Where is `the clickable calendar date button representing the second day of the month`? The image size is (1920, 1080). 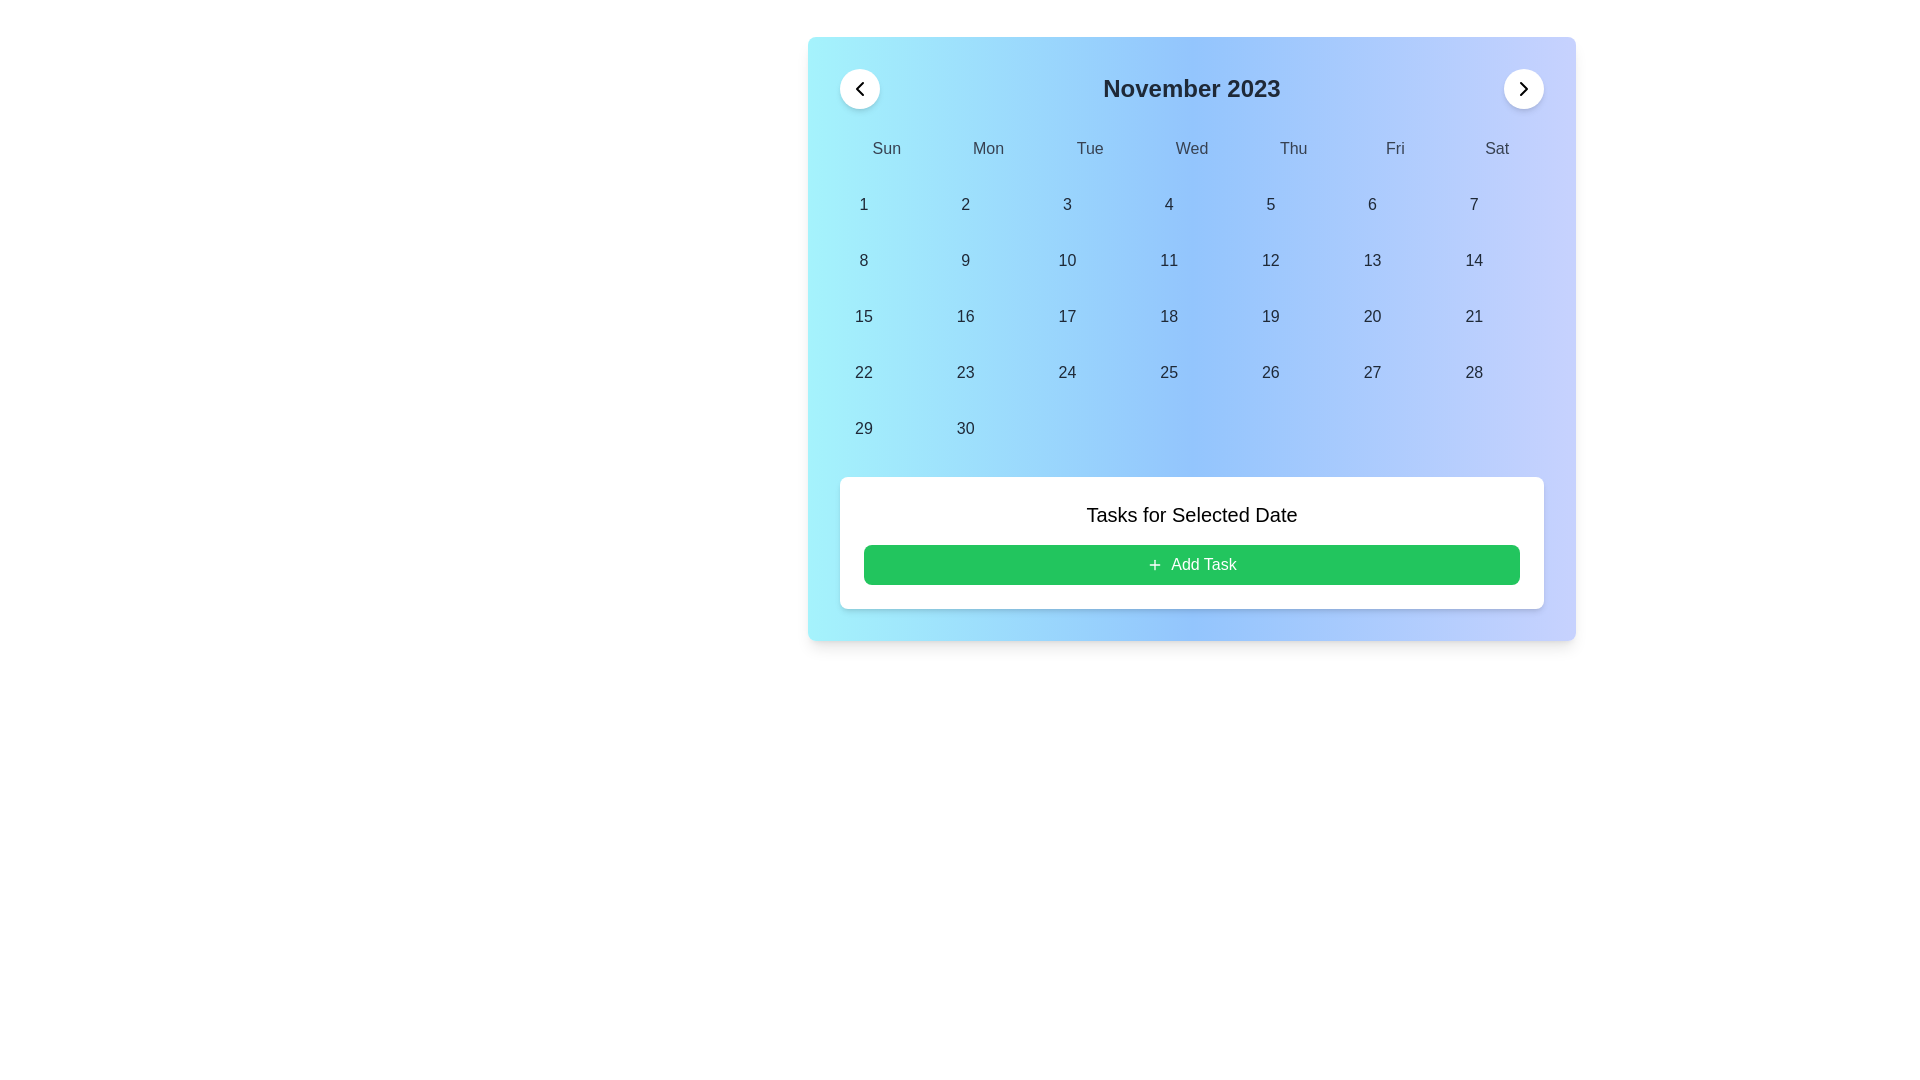
the clickable calendar date button representing the second day of the month is located at coordinates (965, 204).